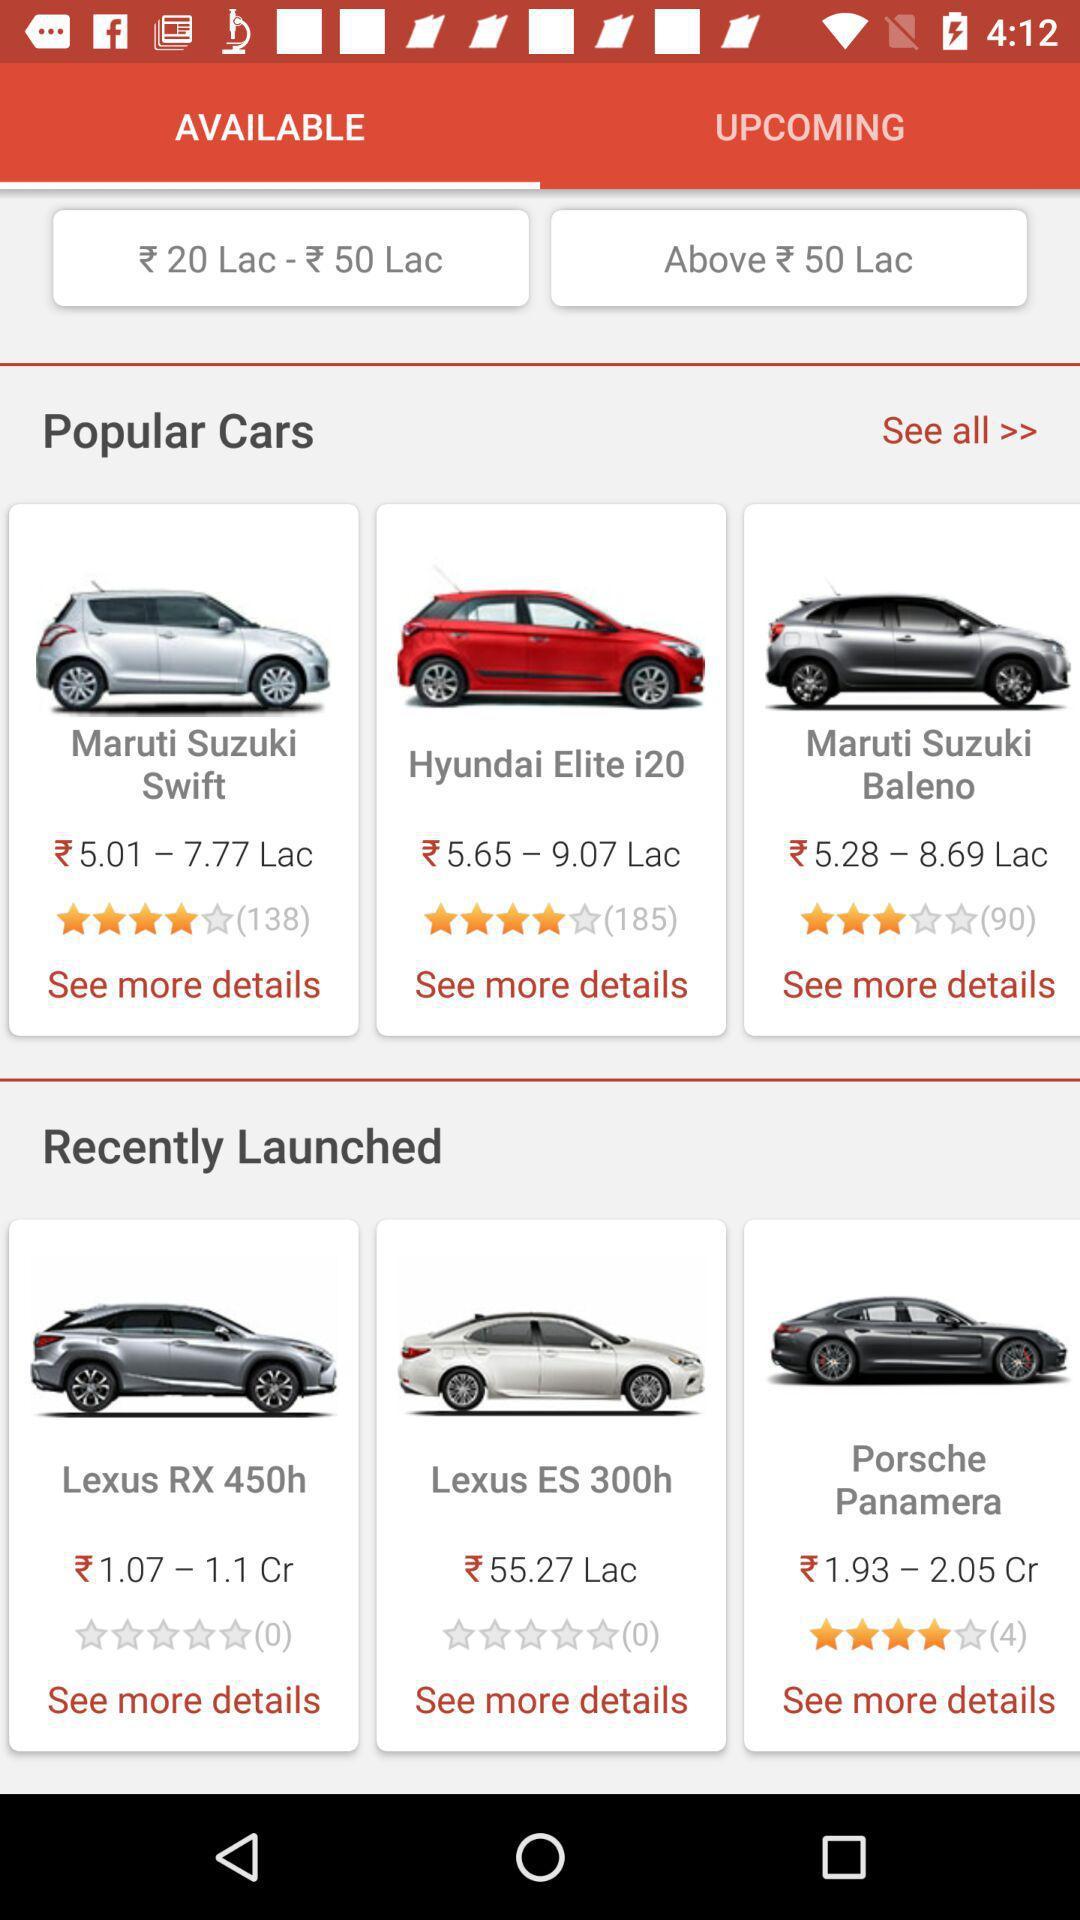 The height and width of the screenshot is (1920, 1080). What do you see at coordinates (270, 124) in the screenshot?
I see `the icon to the left of upcoming` at bounding box center [270, 124].